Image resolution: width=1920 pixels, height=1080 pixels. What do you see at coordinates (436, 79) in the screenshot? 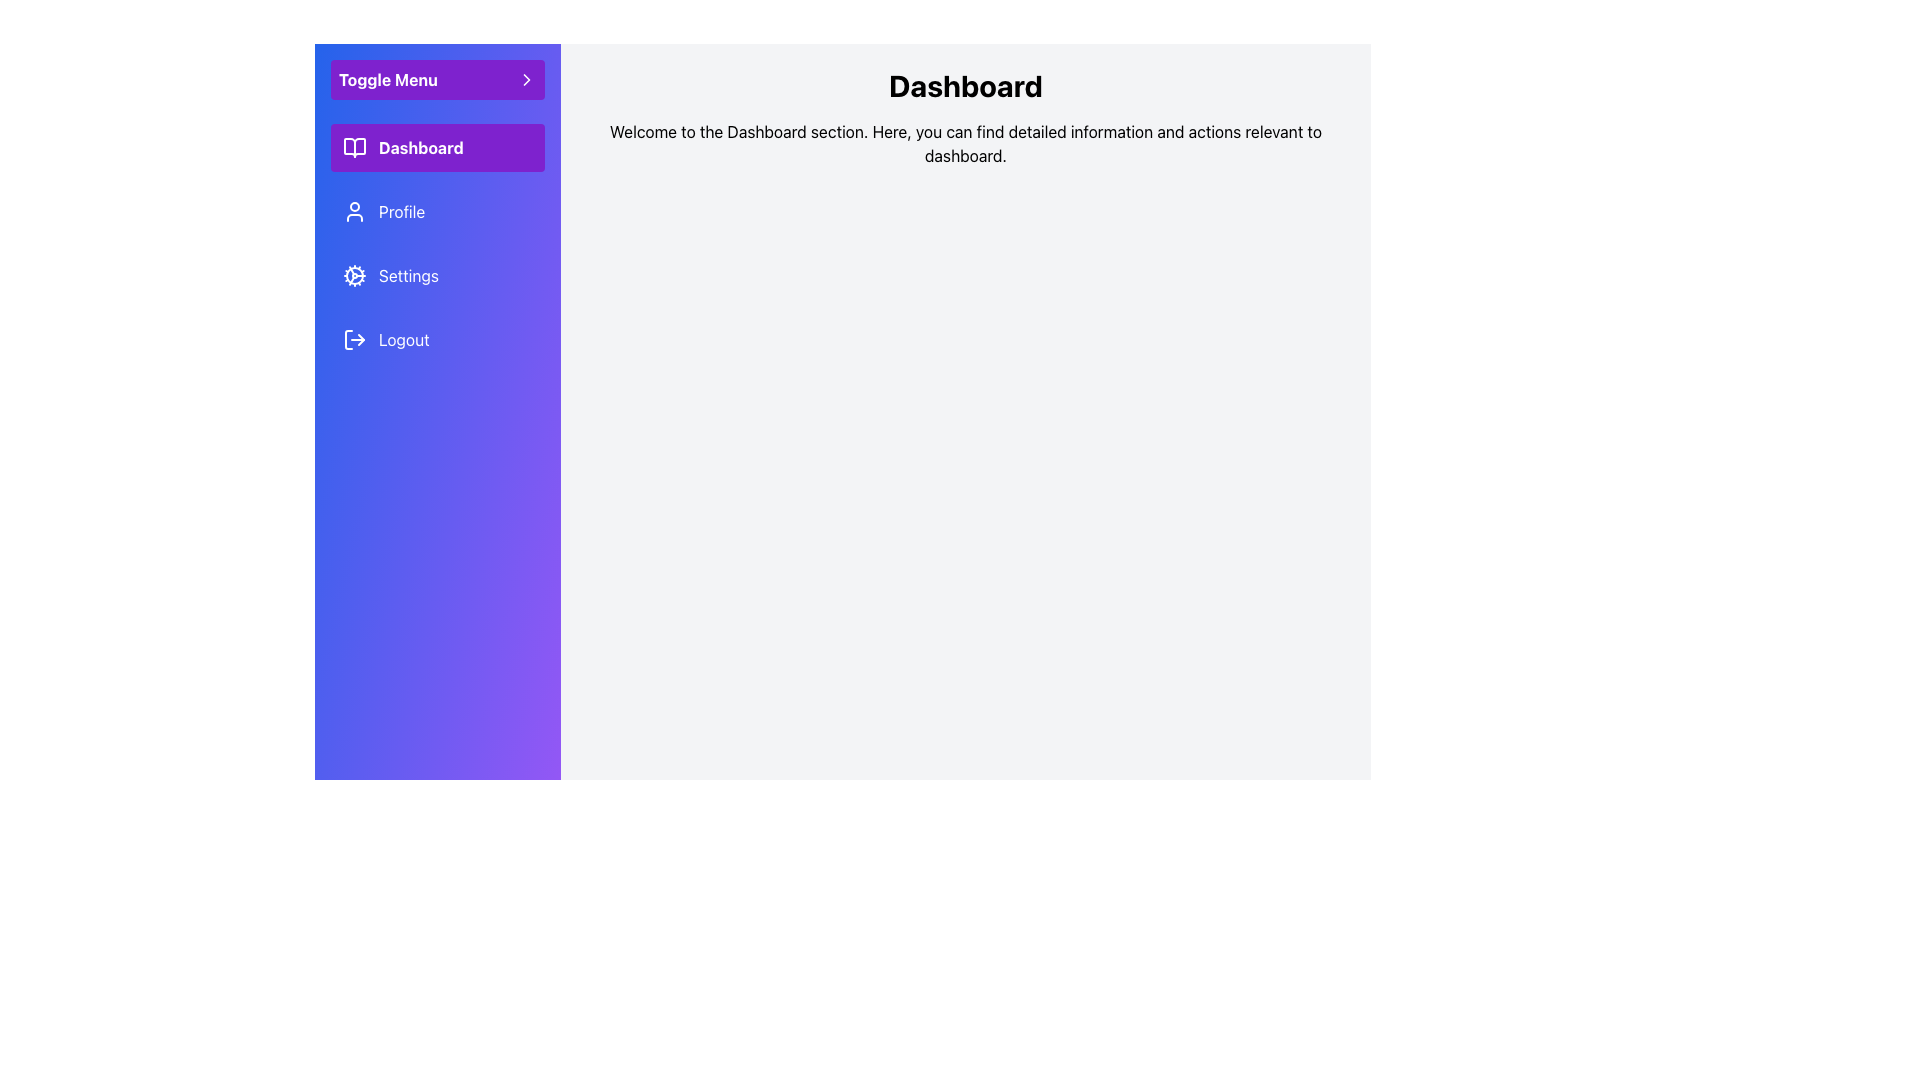
I see `the 'Toggle Menu' button with a purple background` at bounding box center [436, 79].